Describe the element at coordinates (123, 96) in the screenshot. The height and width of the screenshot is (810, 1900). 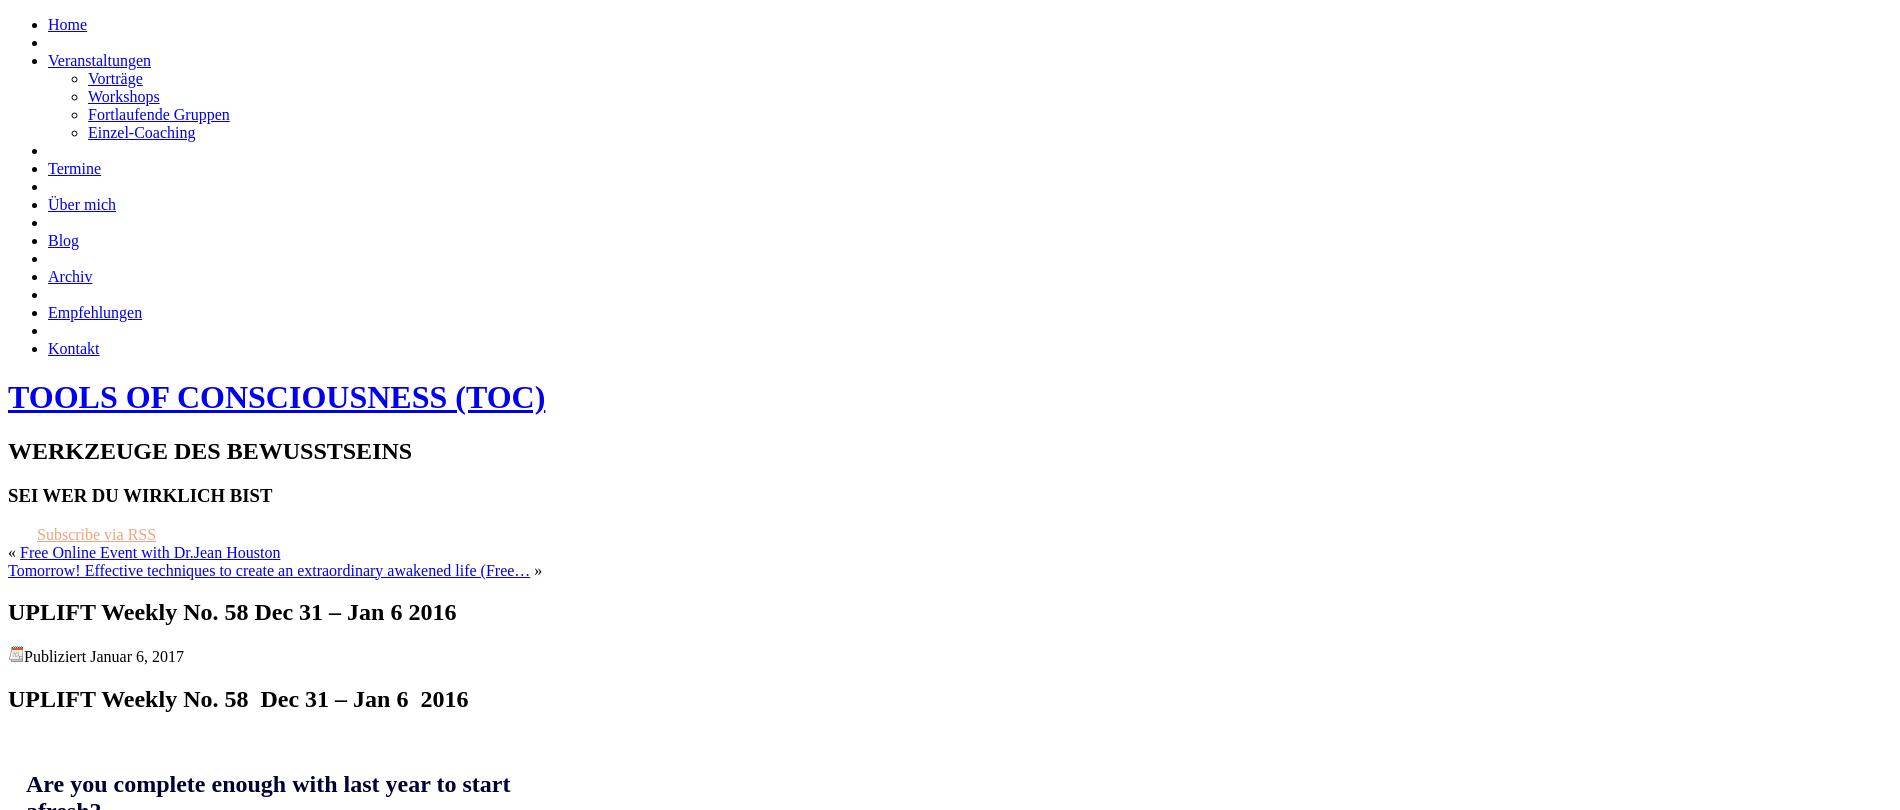
I see `'Workshops'` at that location.